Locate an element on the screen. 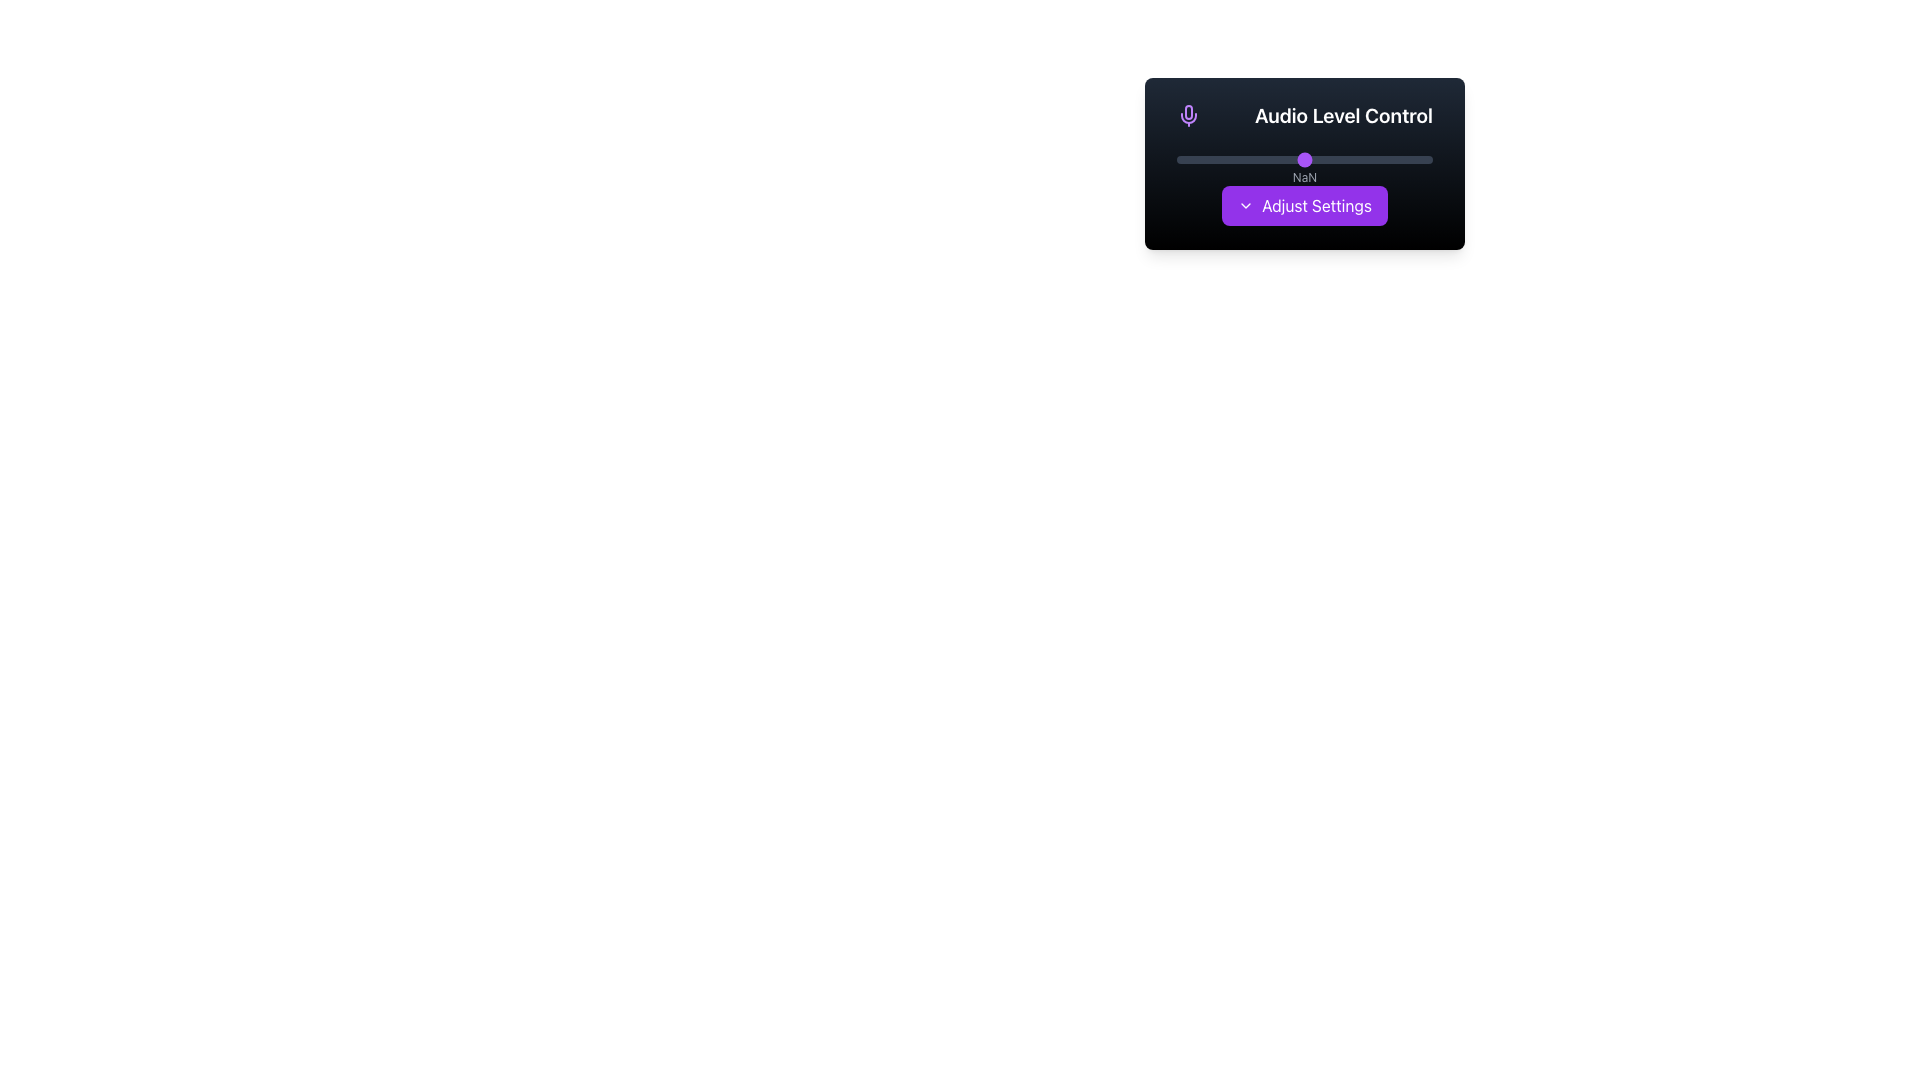  the slider value is located at coordinates (1375, 158).